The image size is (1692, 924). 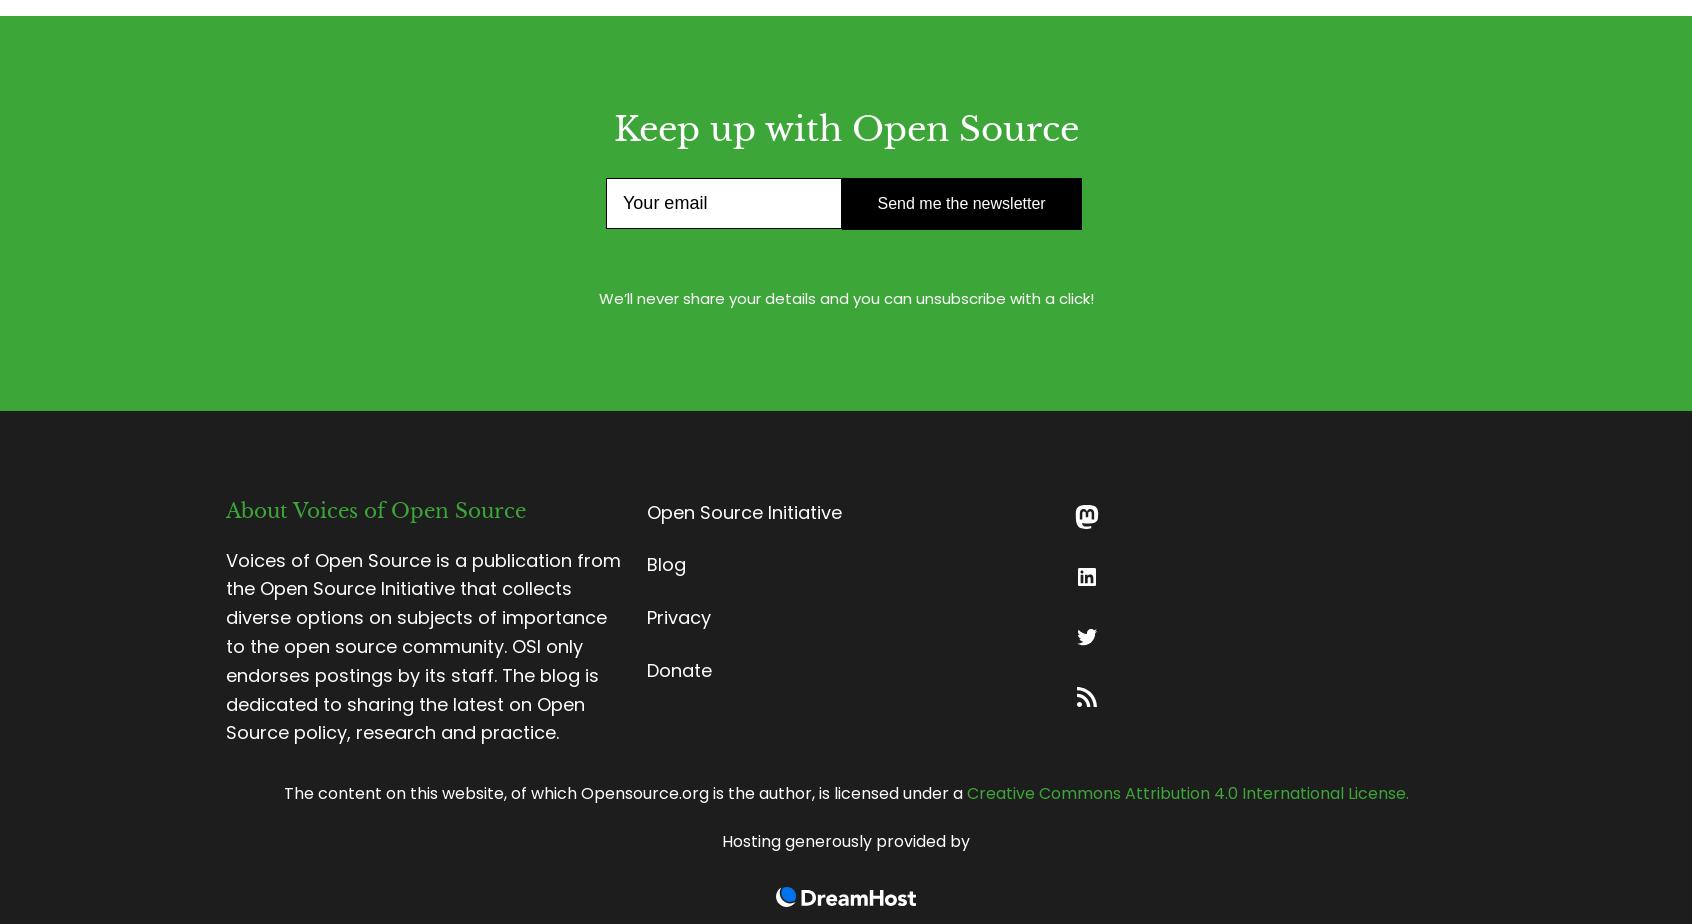 I want to click on 'The content on this website, of which Opensource.org is the author, is licensed under a', so click(x=623, y=793).